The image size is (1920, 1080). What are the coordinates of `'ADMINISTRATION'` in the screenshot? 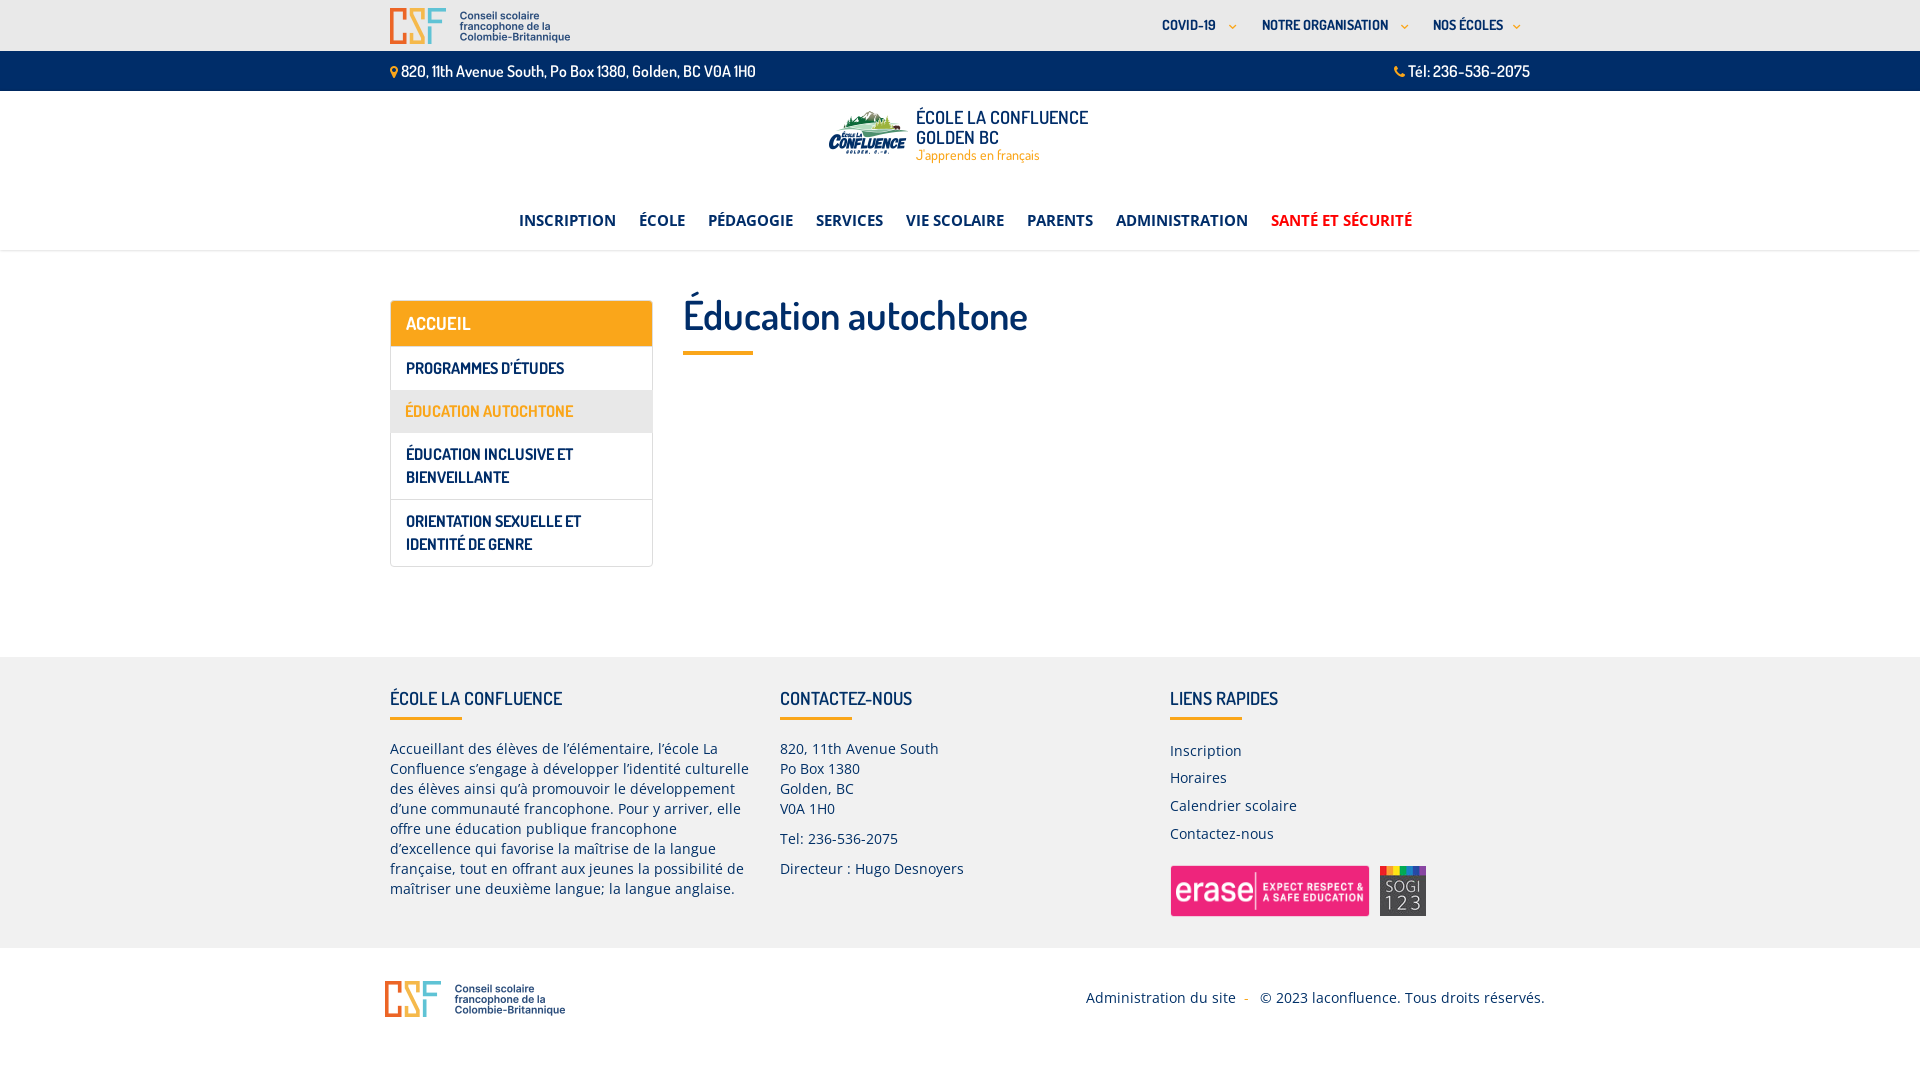 It's located at (1115, 208).